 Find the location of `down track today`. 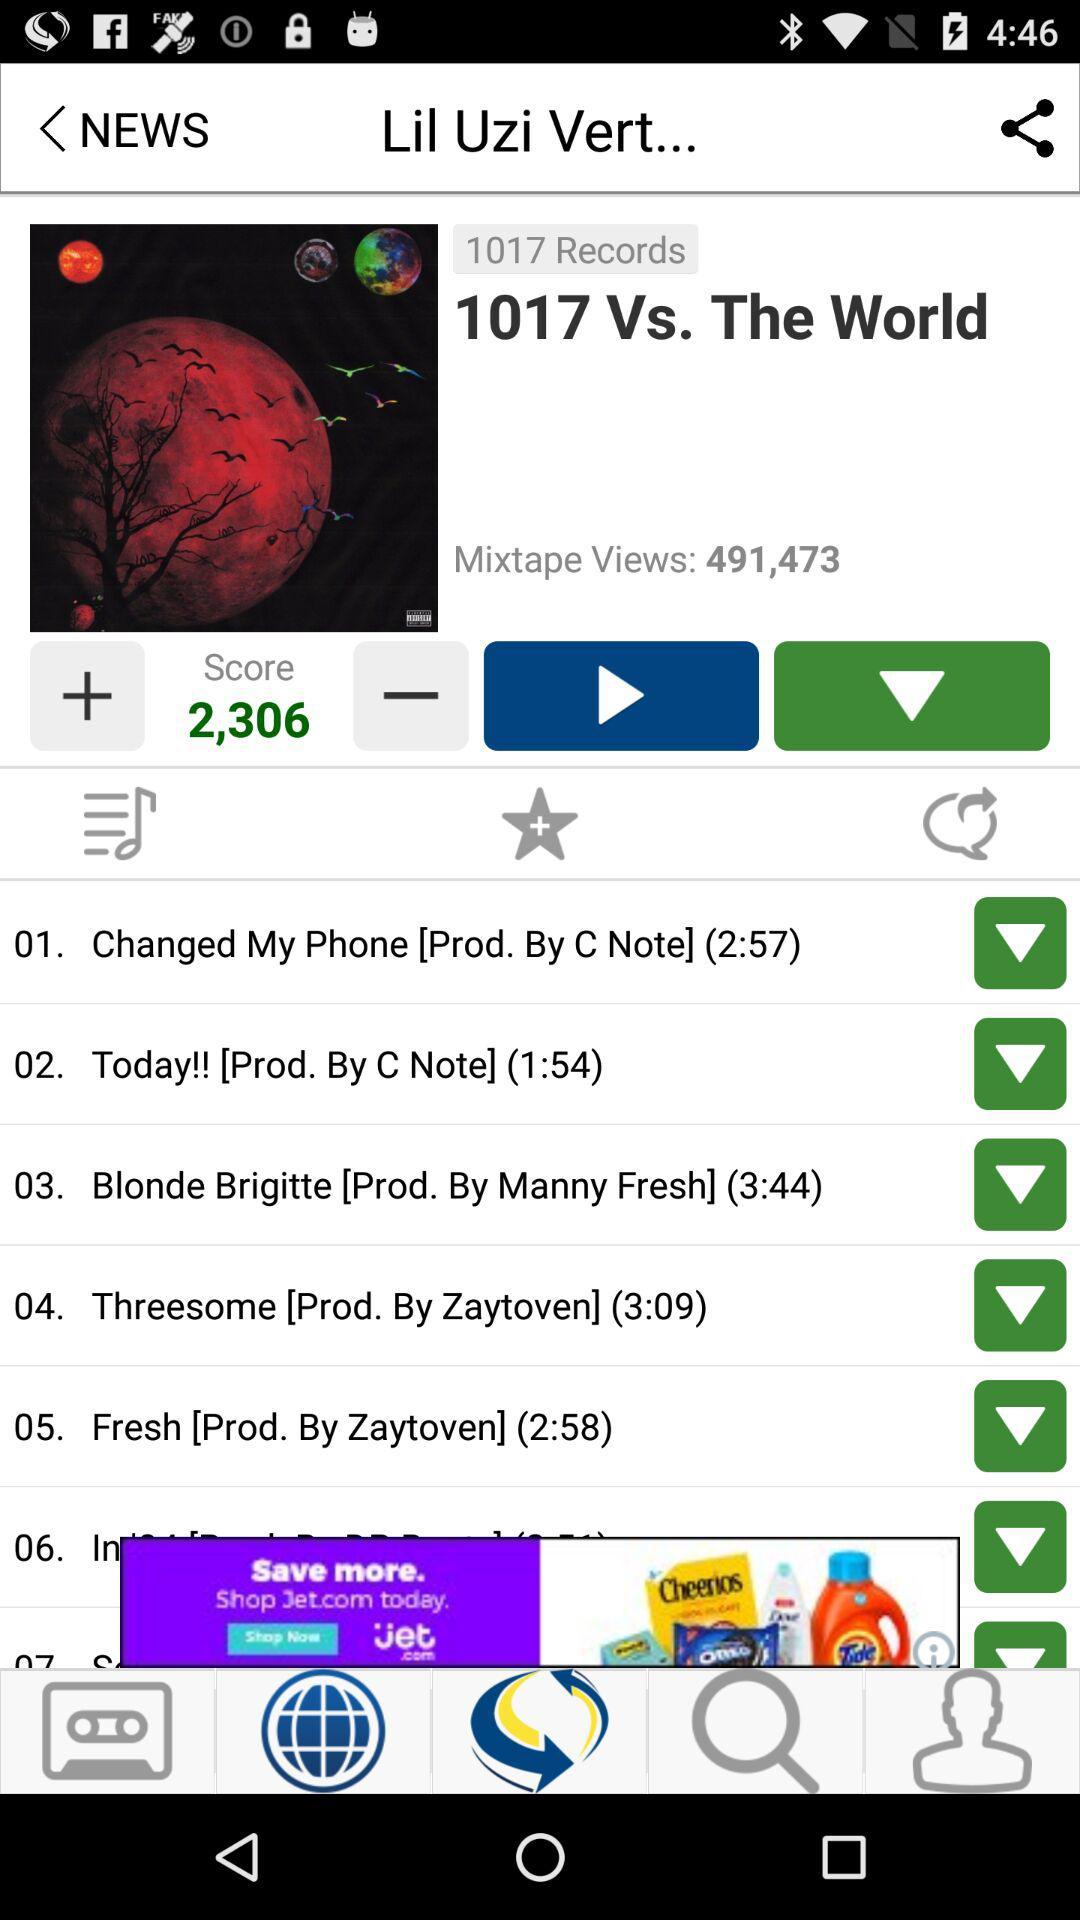

down track today is located at coordinates (1020, 1062).